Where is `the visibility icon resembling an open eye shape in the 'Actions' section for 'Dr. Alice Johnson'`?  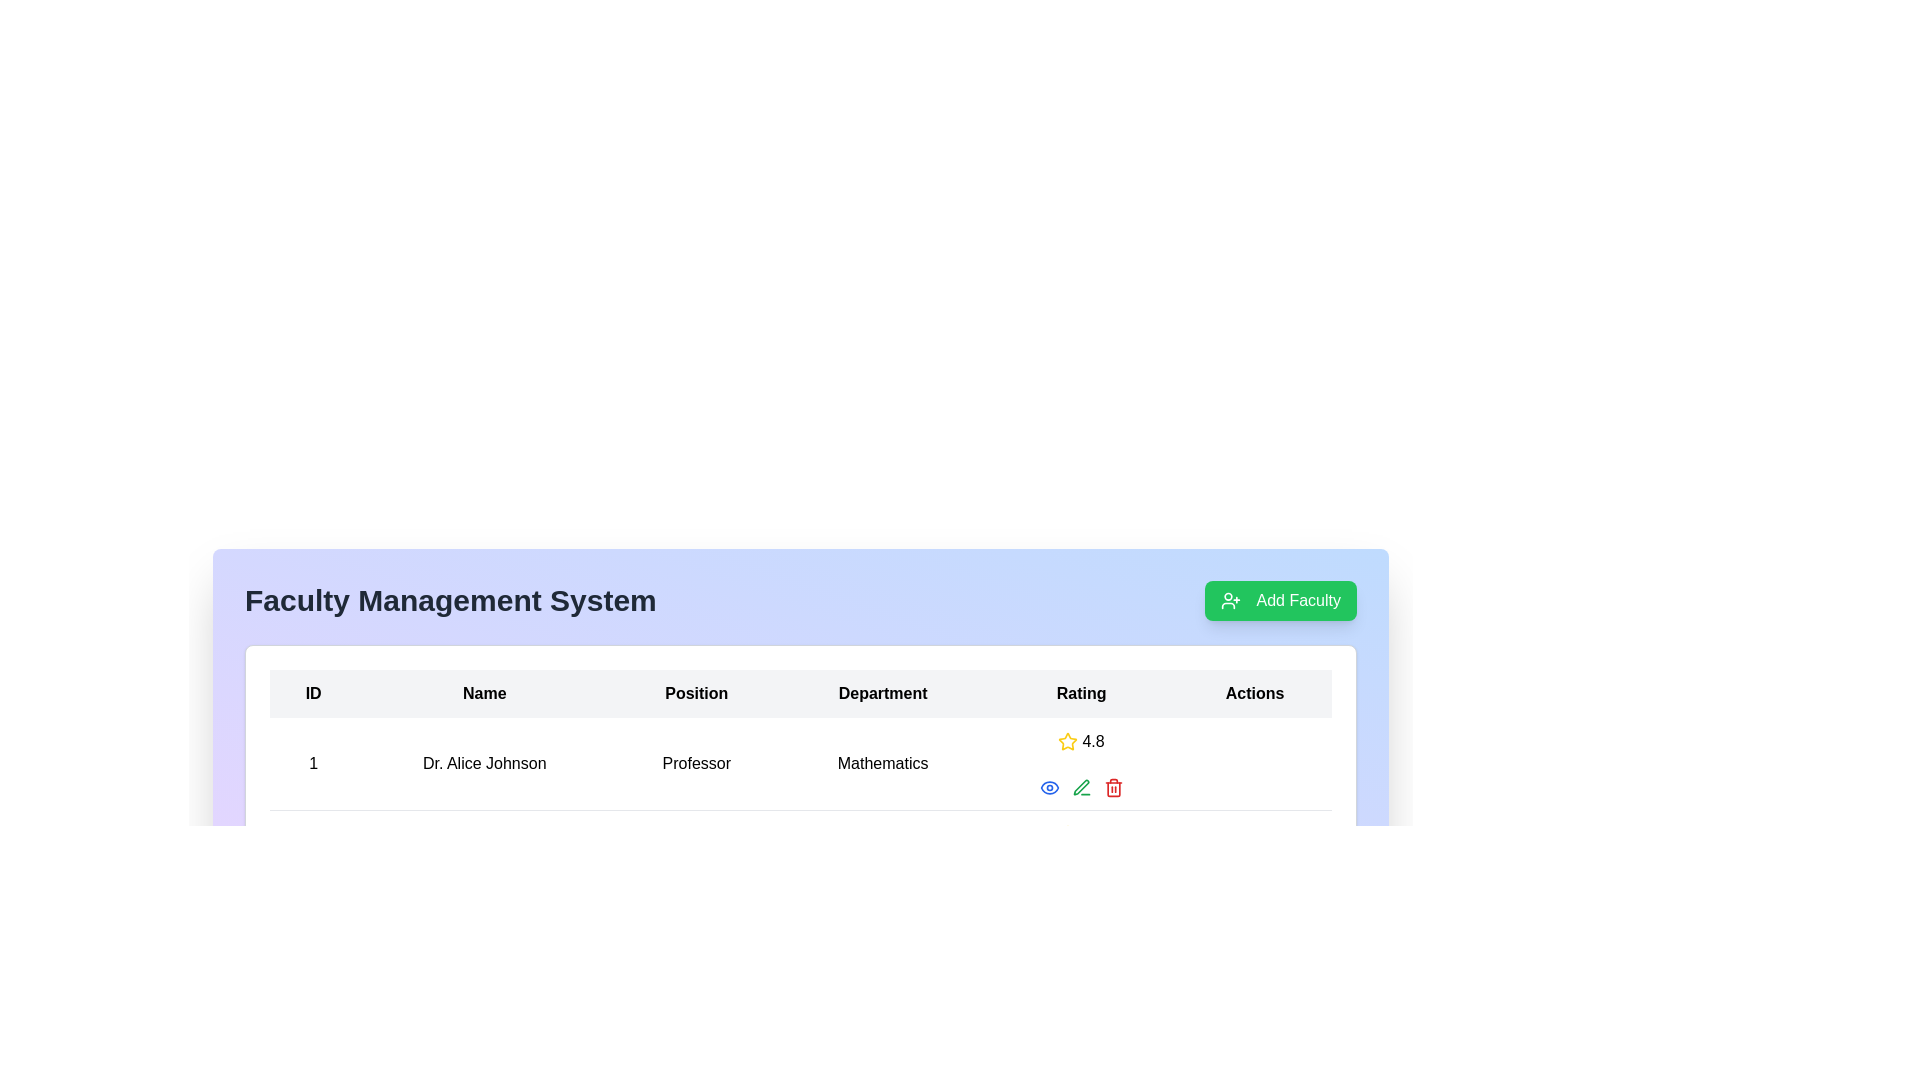 the visibility icon resembling an open eye shape in the 'Actions' section for 'Dr. Alice Johnson' is located at coordinates (1048, 786).